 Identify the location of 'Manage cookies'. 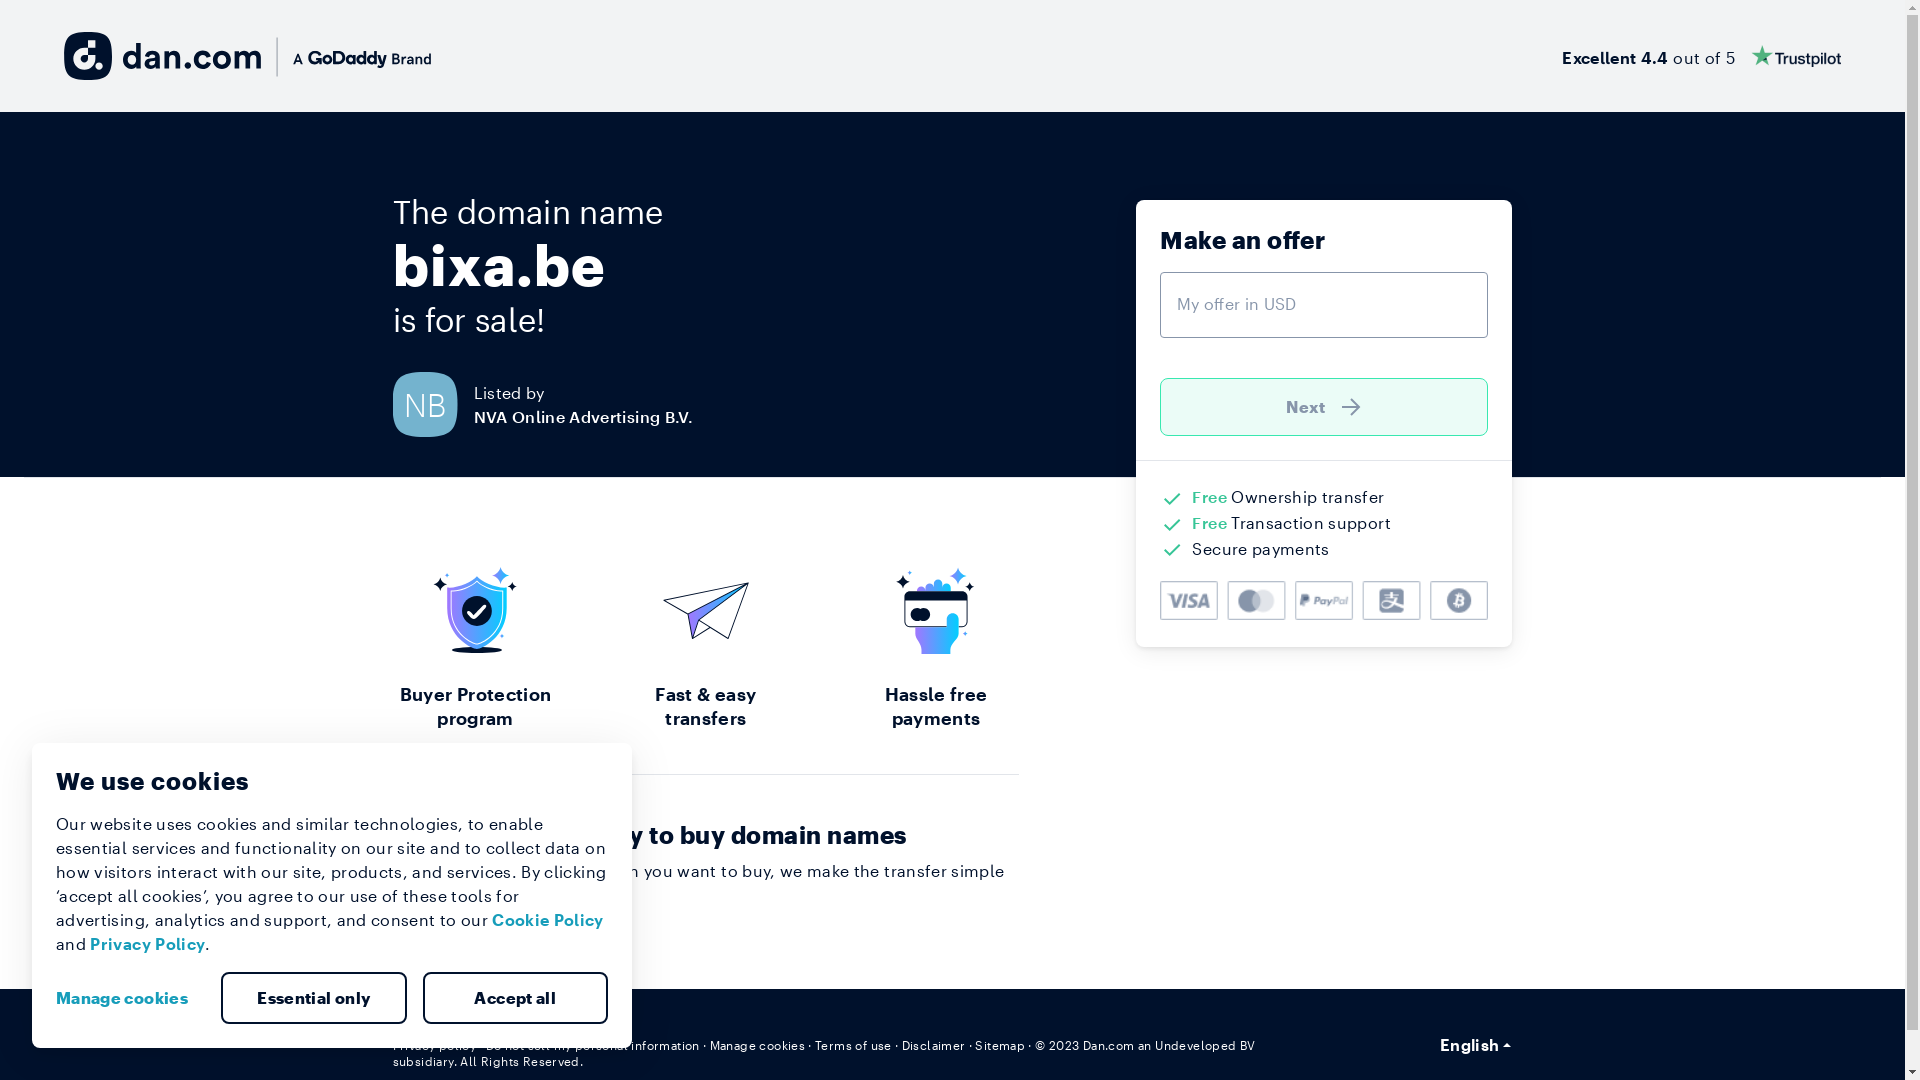
(128, 998).